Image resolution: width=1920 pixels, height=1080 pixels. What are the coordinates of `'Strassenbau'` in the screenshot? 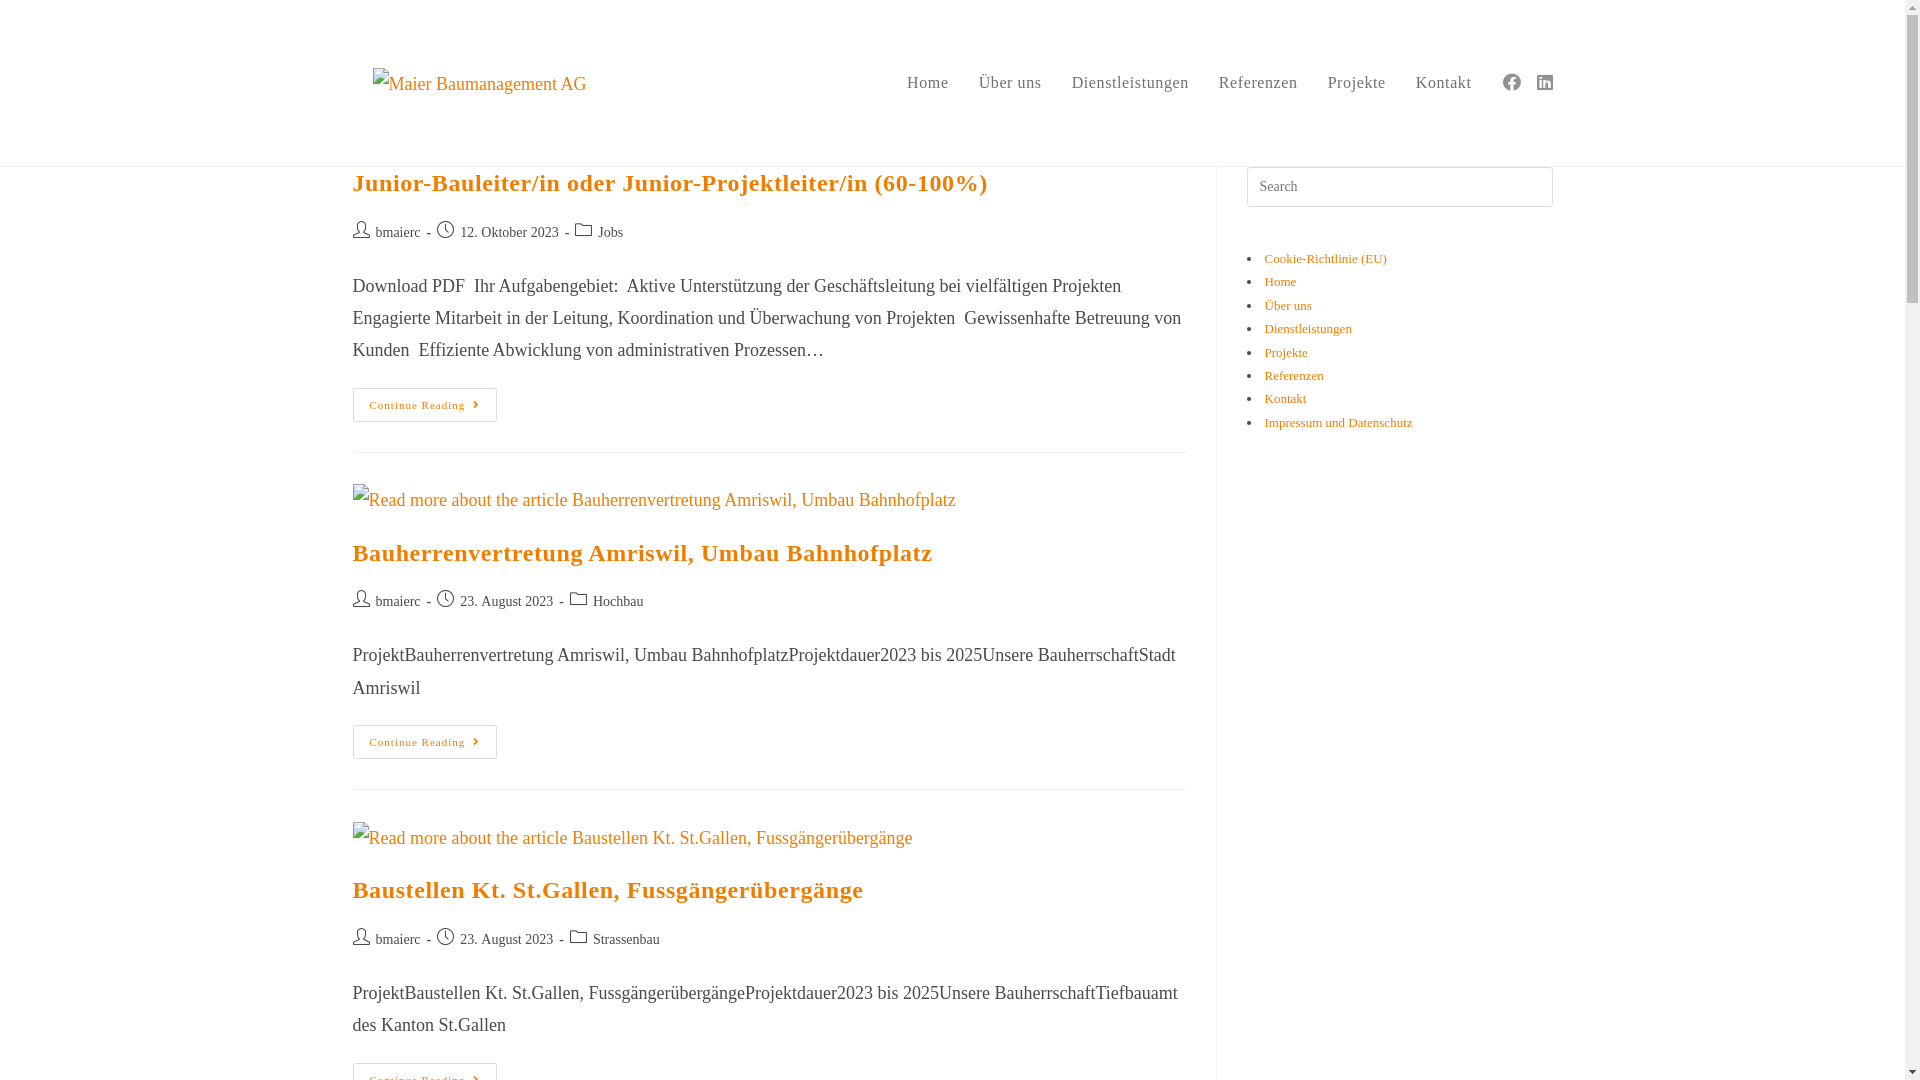 It's located at (592, 939).